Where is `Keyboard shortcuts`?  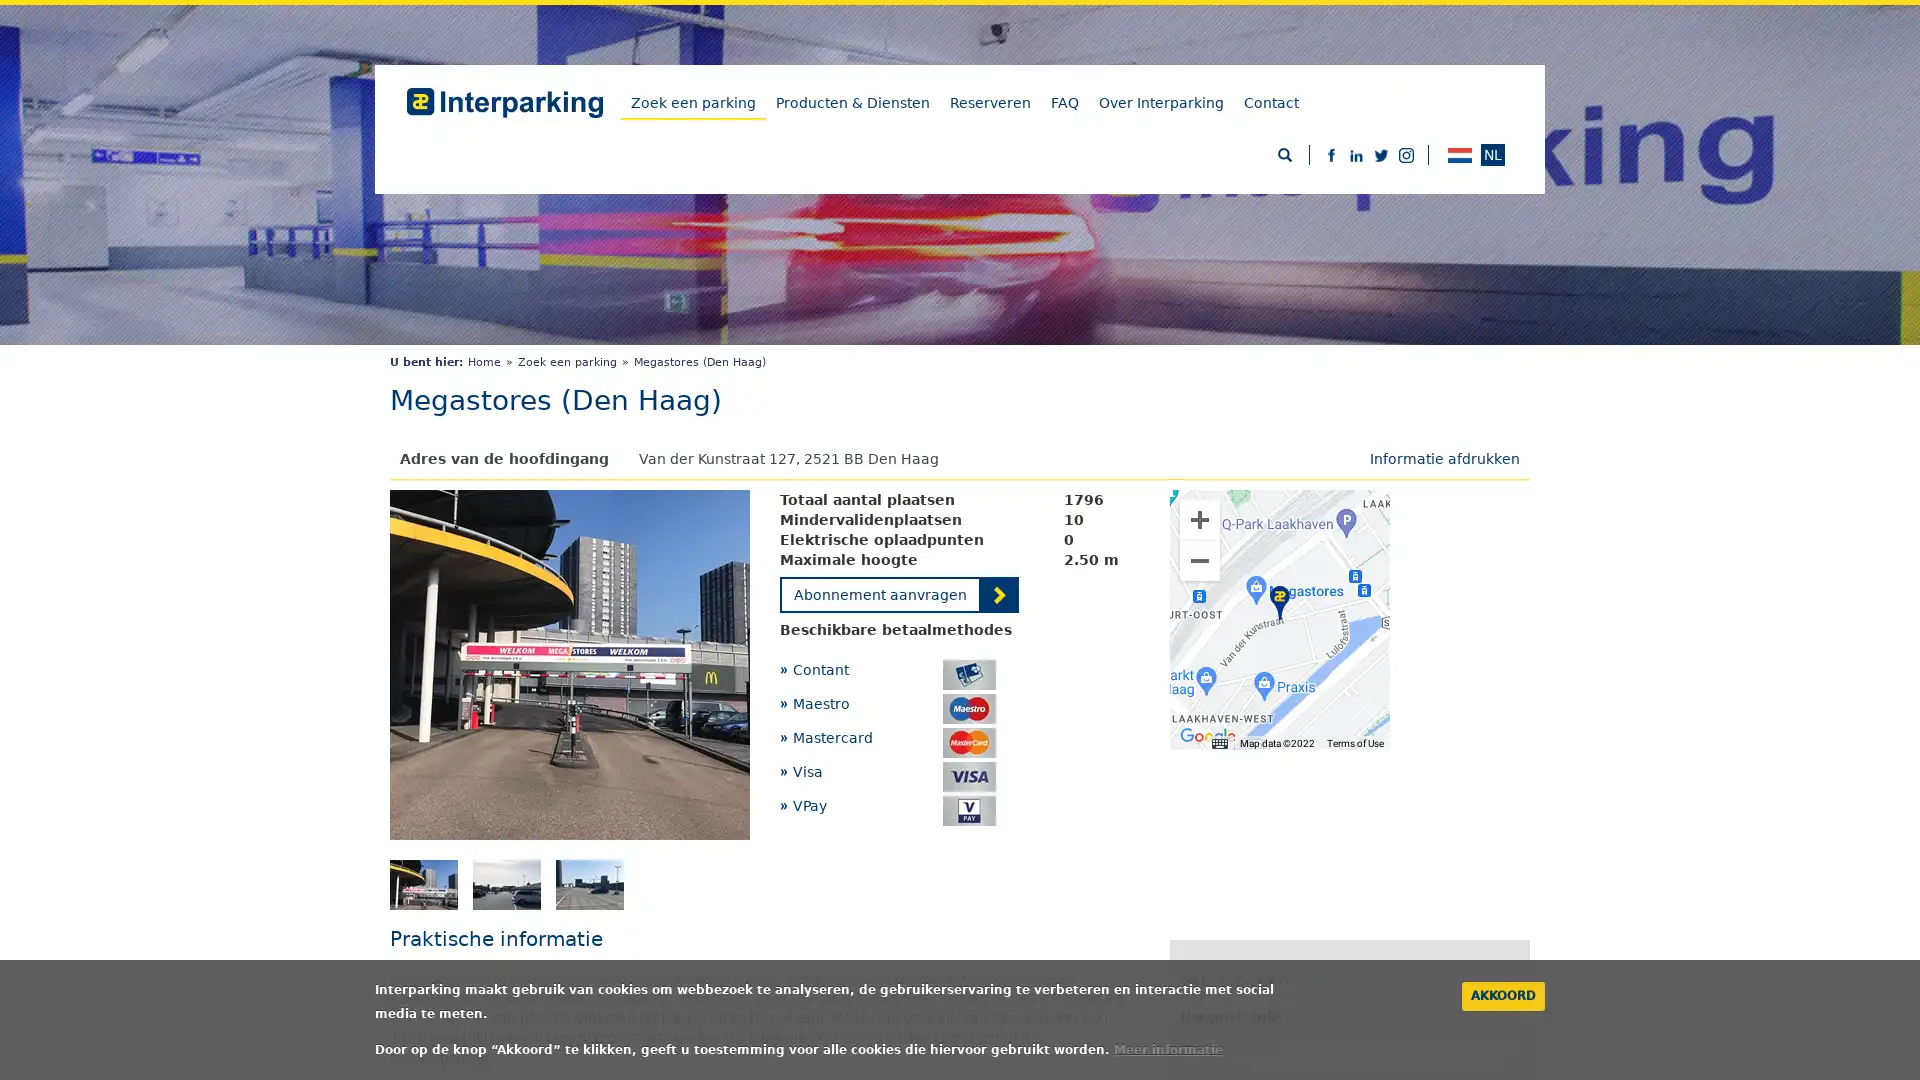
Keyboard shortcuts is located at coordinates (1218, 743).